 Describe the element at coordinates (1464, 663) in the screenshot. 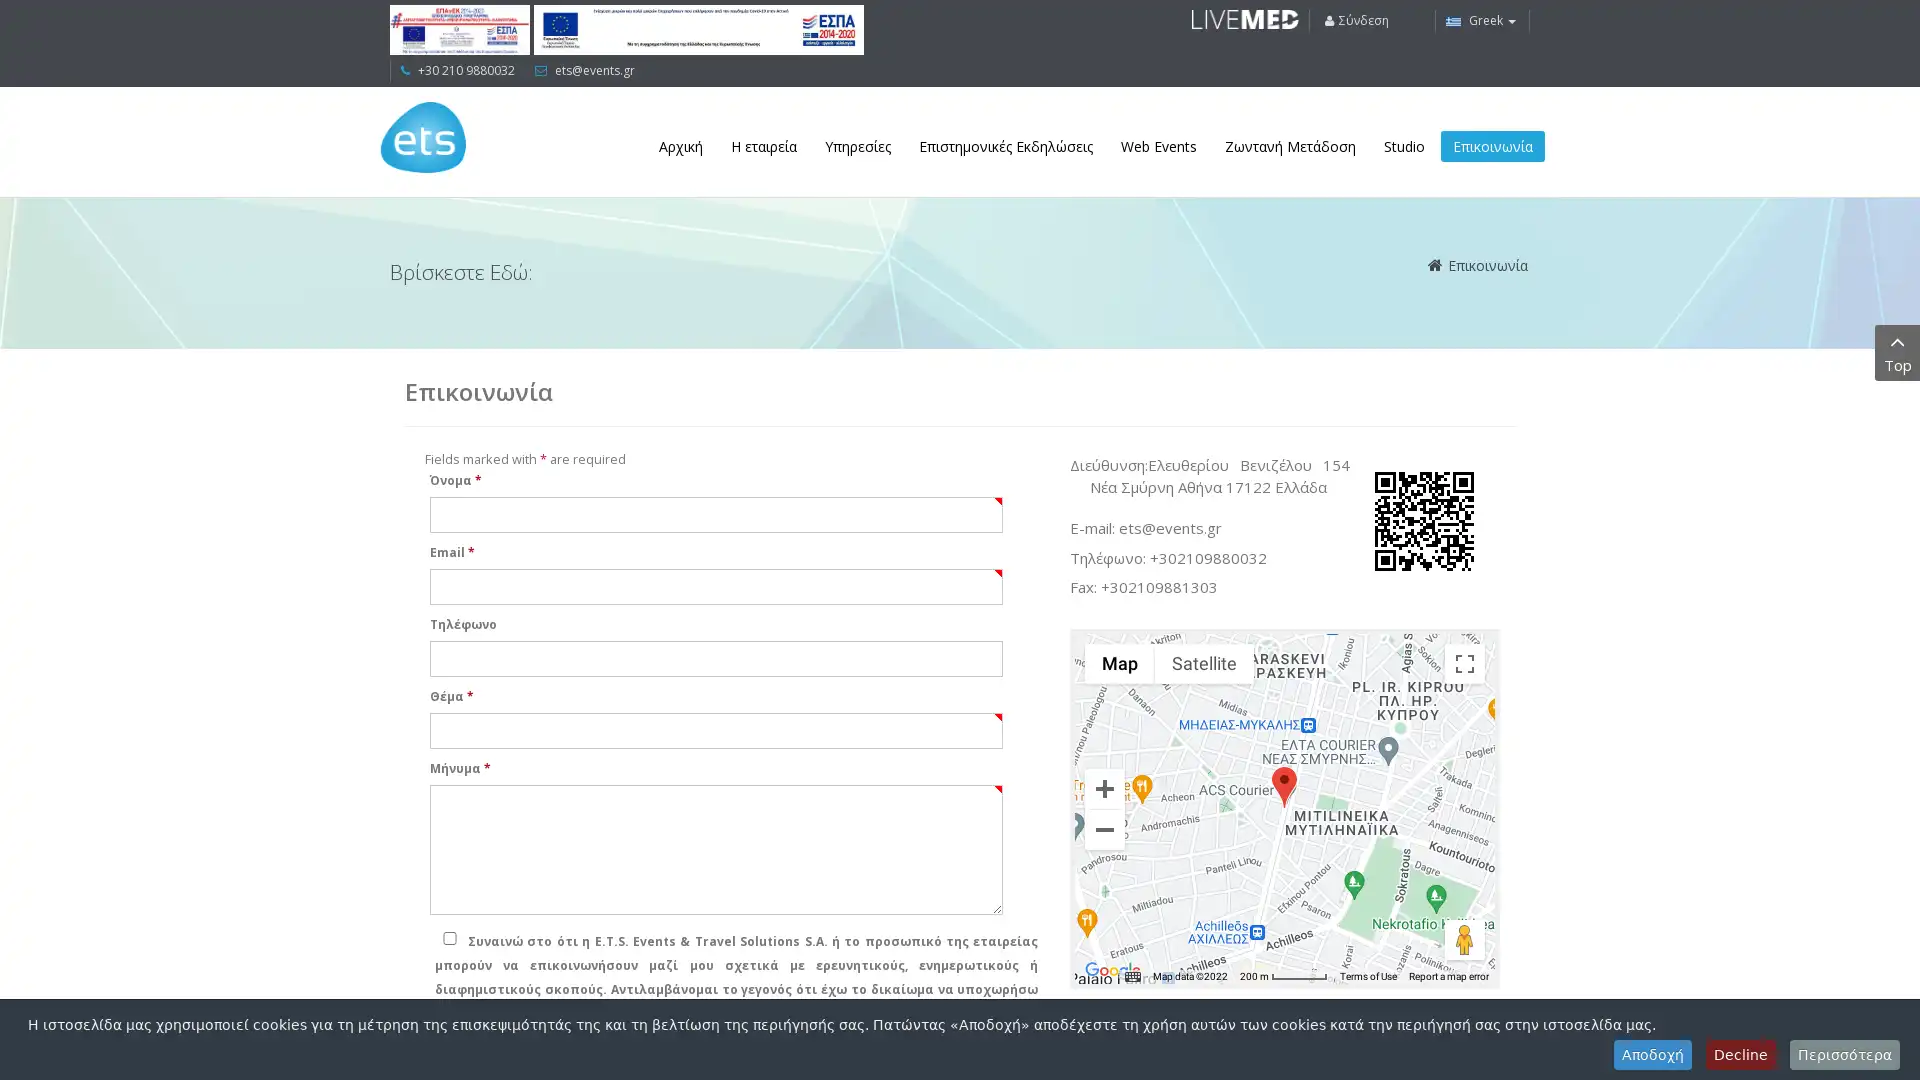

I see `Toggle fullscreen view` at that location.